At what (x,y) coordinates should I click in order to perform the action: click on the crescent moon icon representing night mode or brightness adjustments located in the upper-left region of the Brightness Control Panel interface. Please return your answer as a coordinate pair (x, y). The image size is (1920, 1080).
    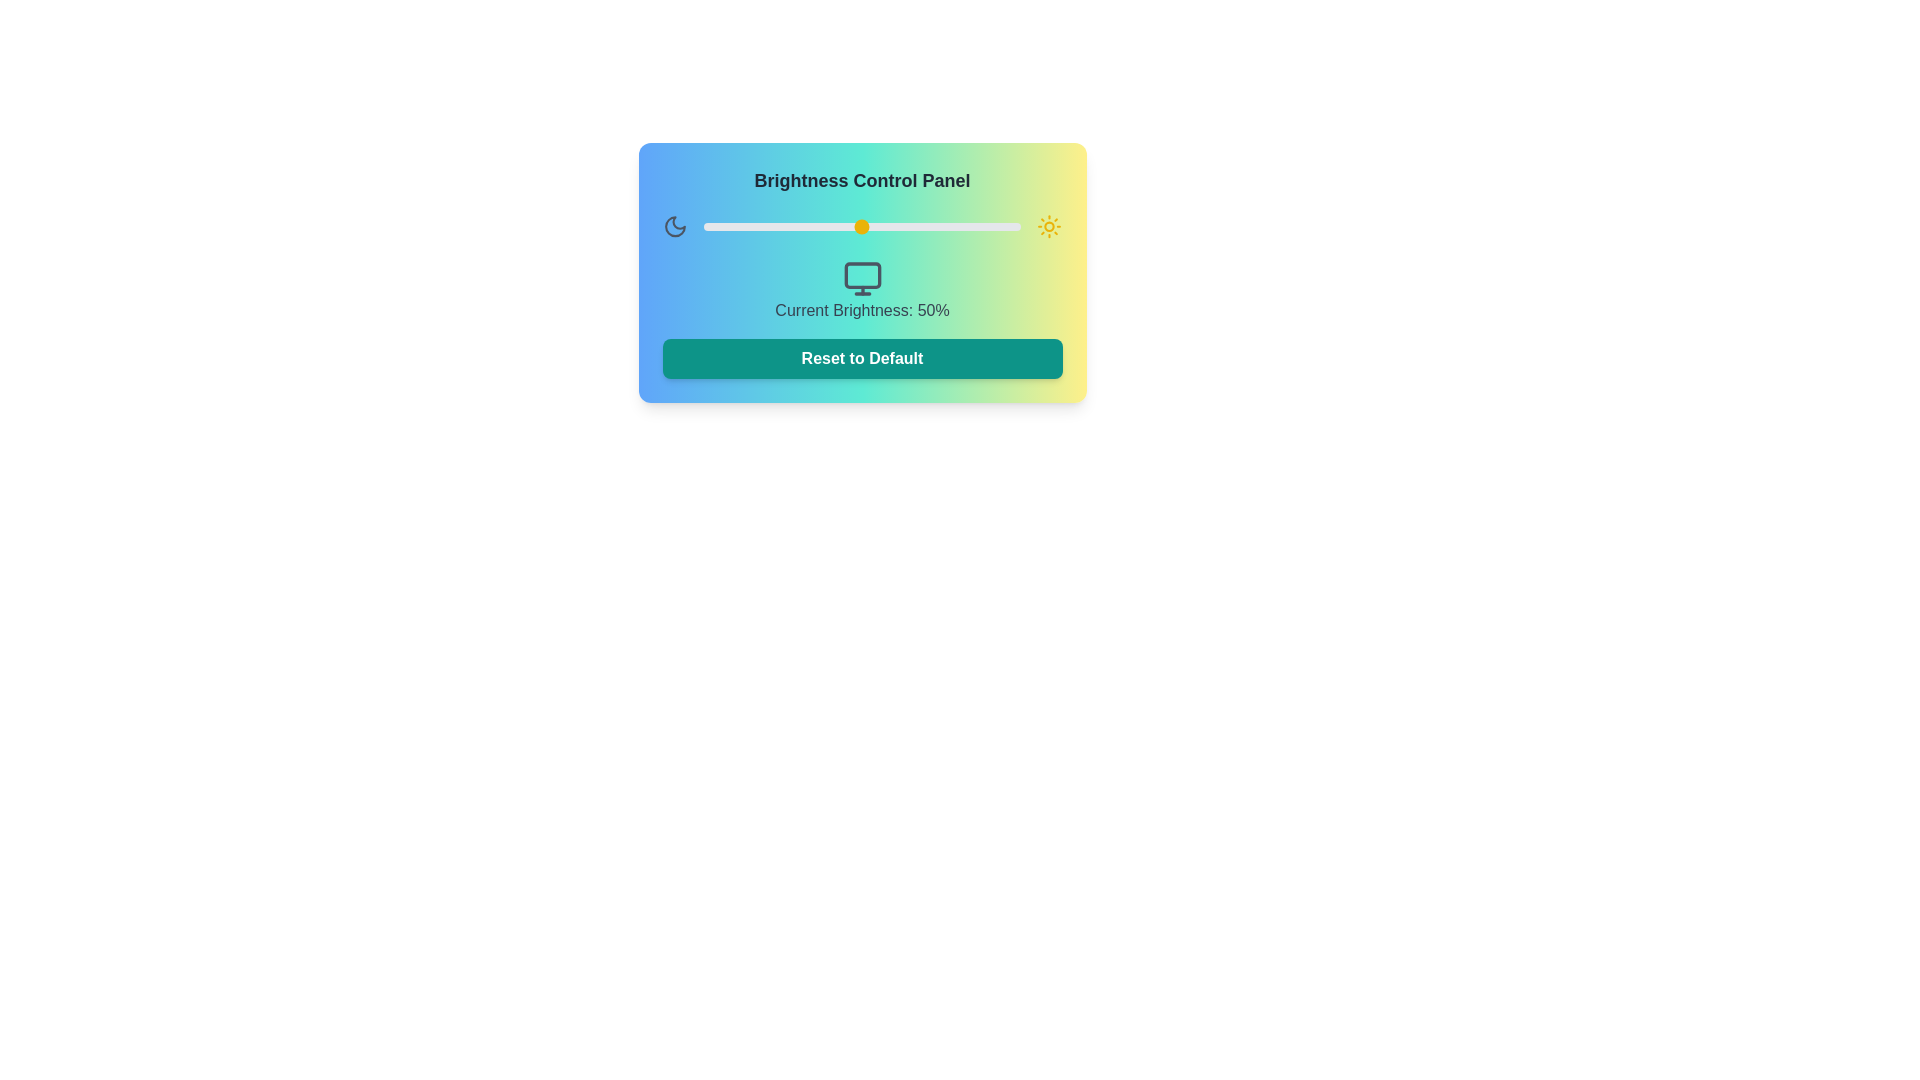
    Looking at the image, I should click on (675, 226).